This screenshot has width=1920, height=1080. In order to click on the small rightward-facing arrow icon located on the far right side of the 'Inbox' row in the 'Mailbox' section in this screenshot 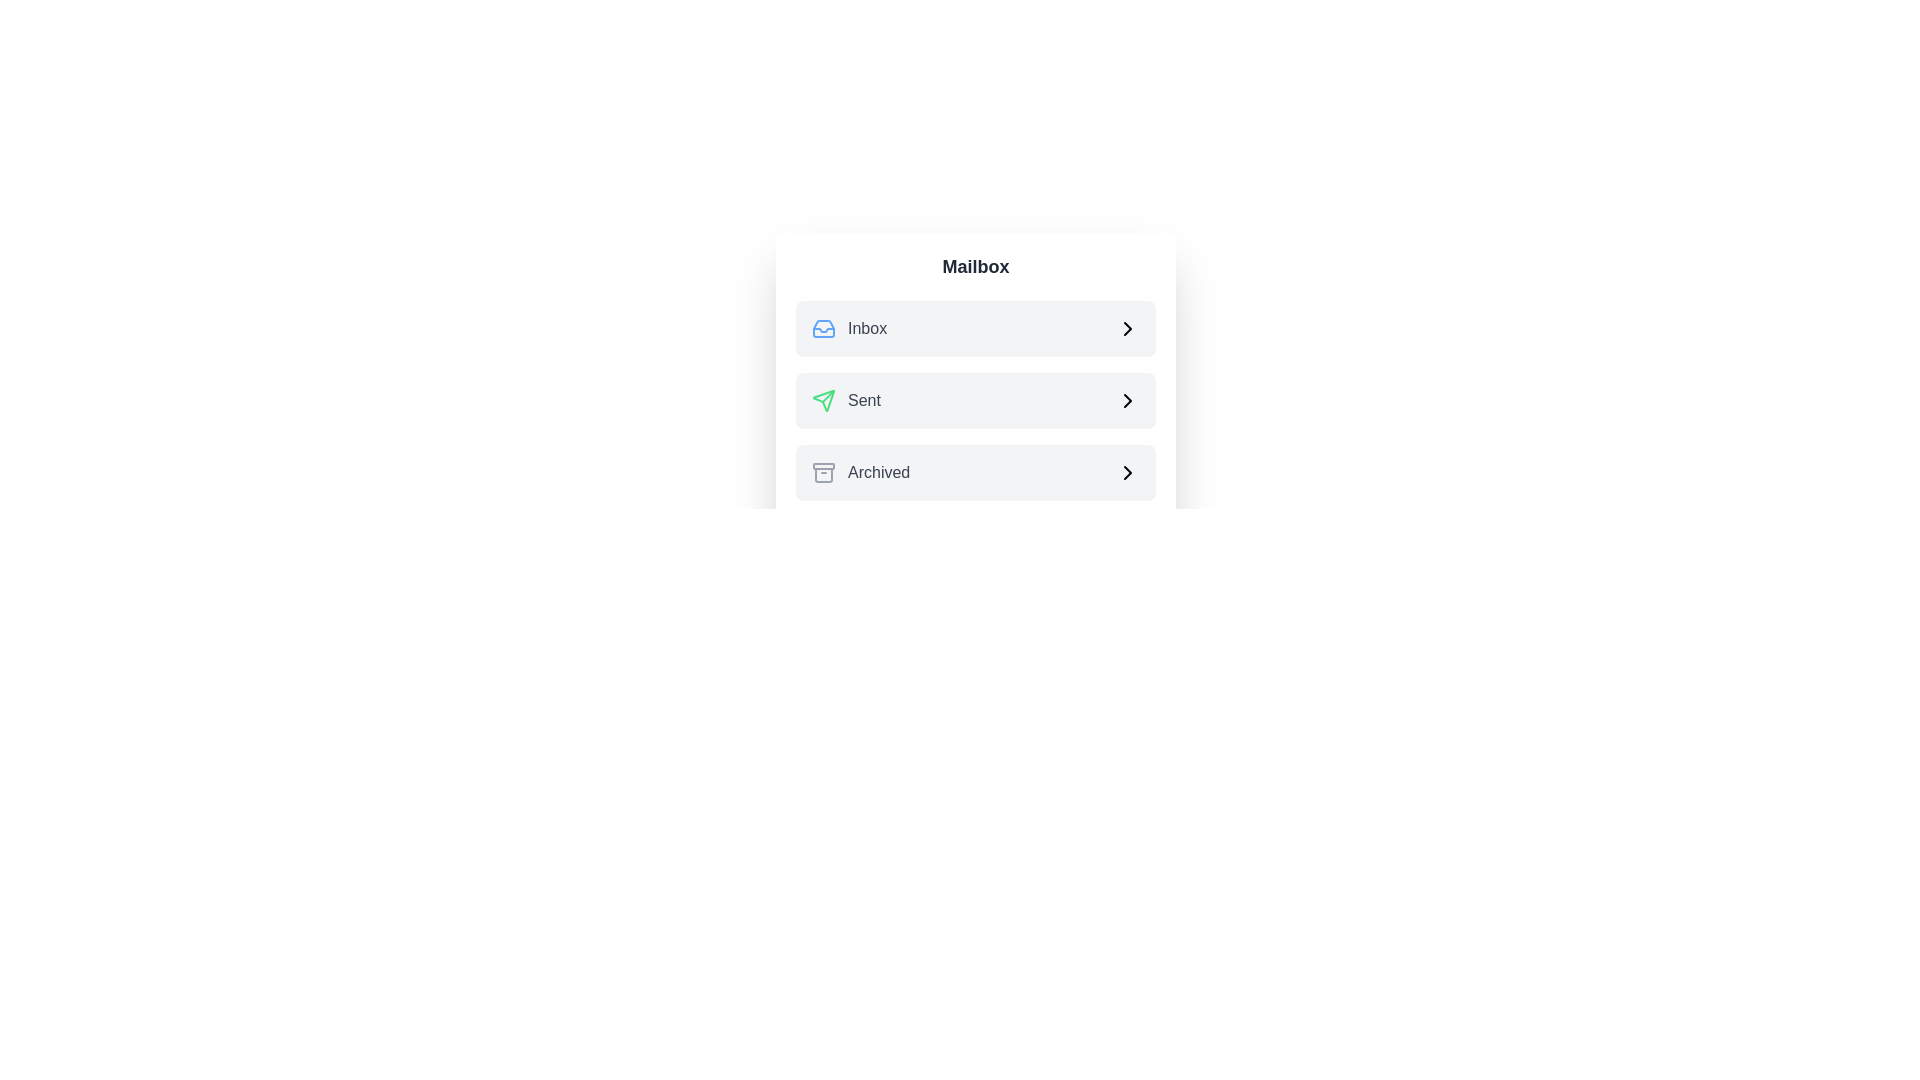, I will do `click(1128, 327)`.